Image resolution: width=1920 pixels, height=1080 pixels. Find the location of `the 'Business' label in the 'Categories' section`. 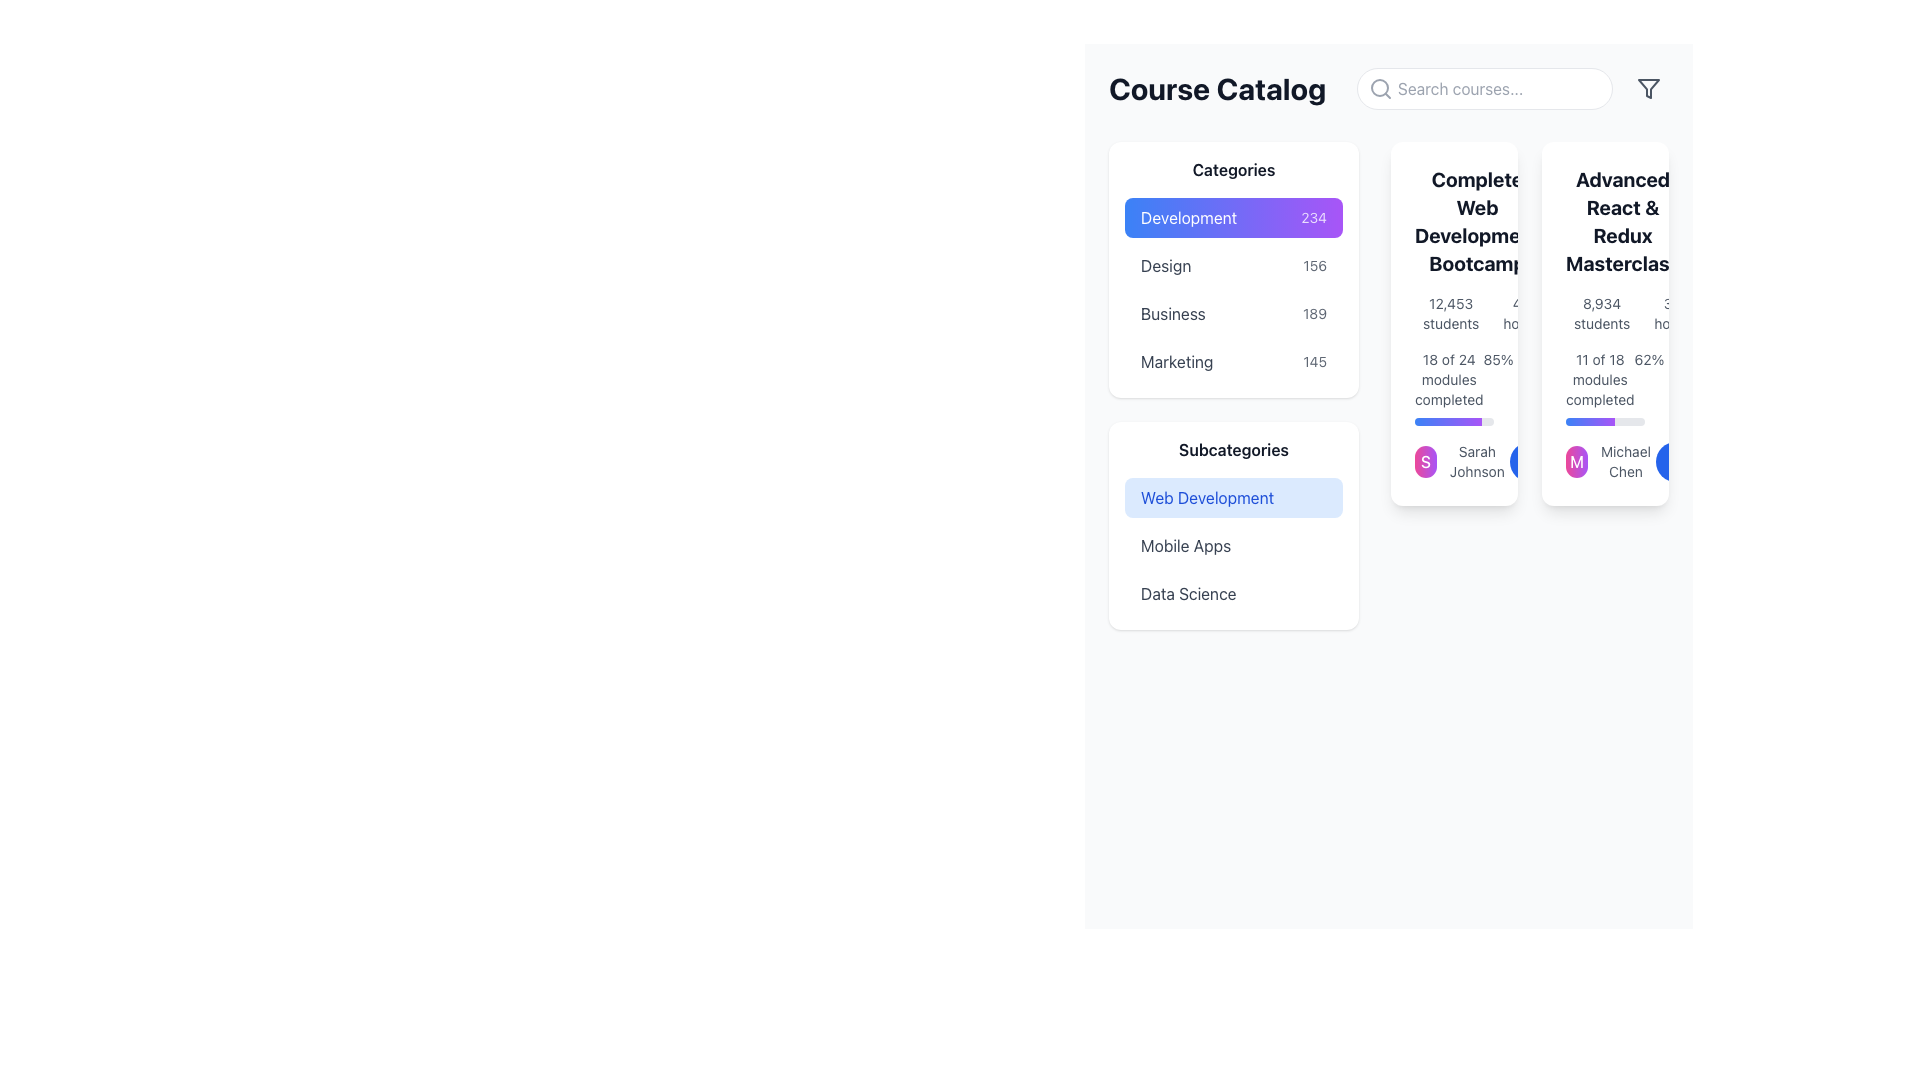

the 'Business' label in the 'Categories' section is located at coordinates (1173, 313).